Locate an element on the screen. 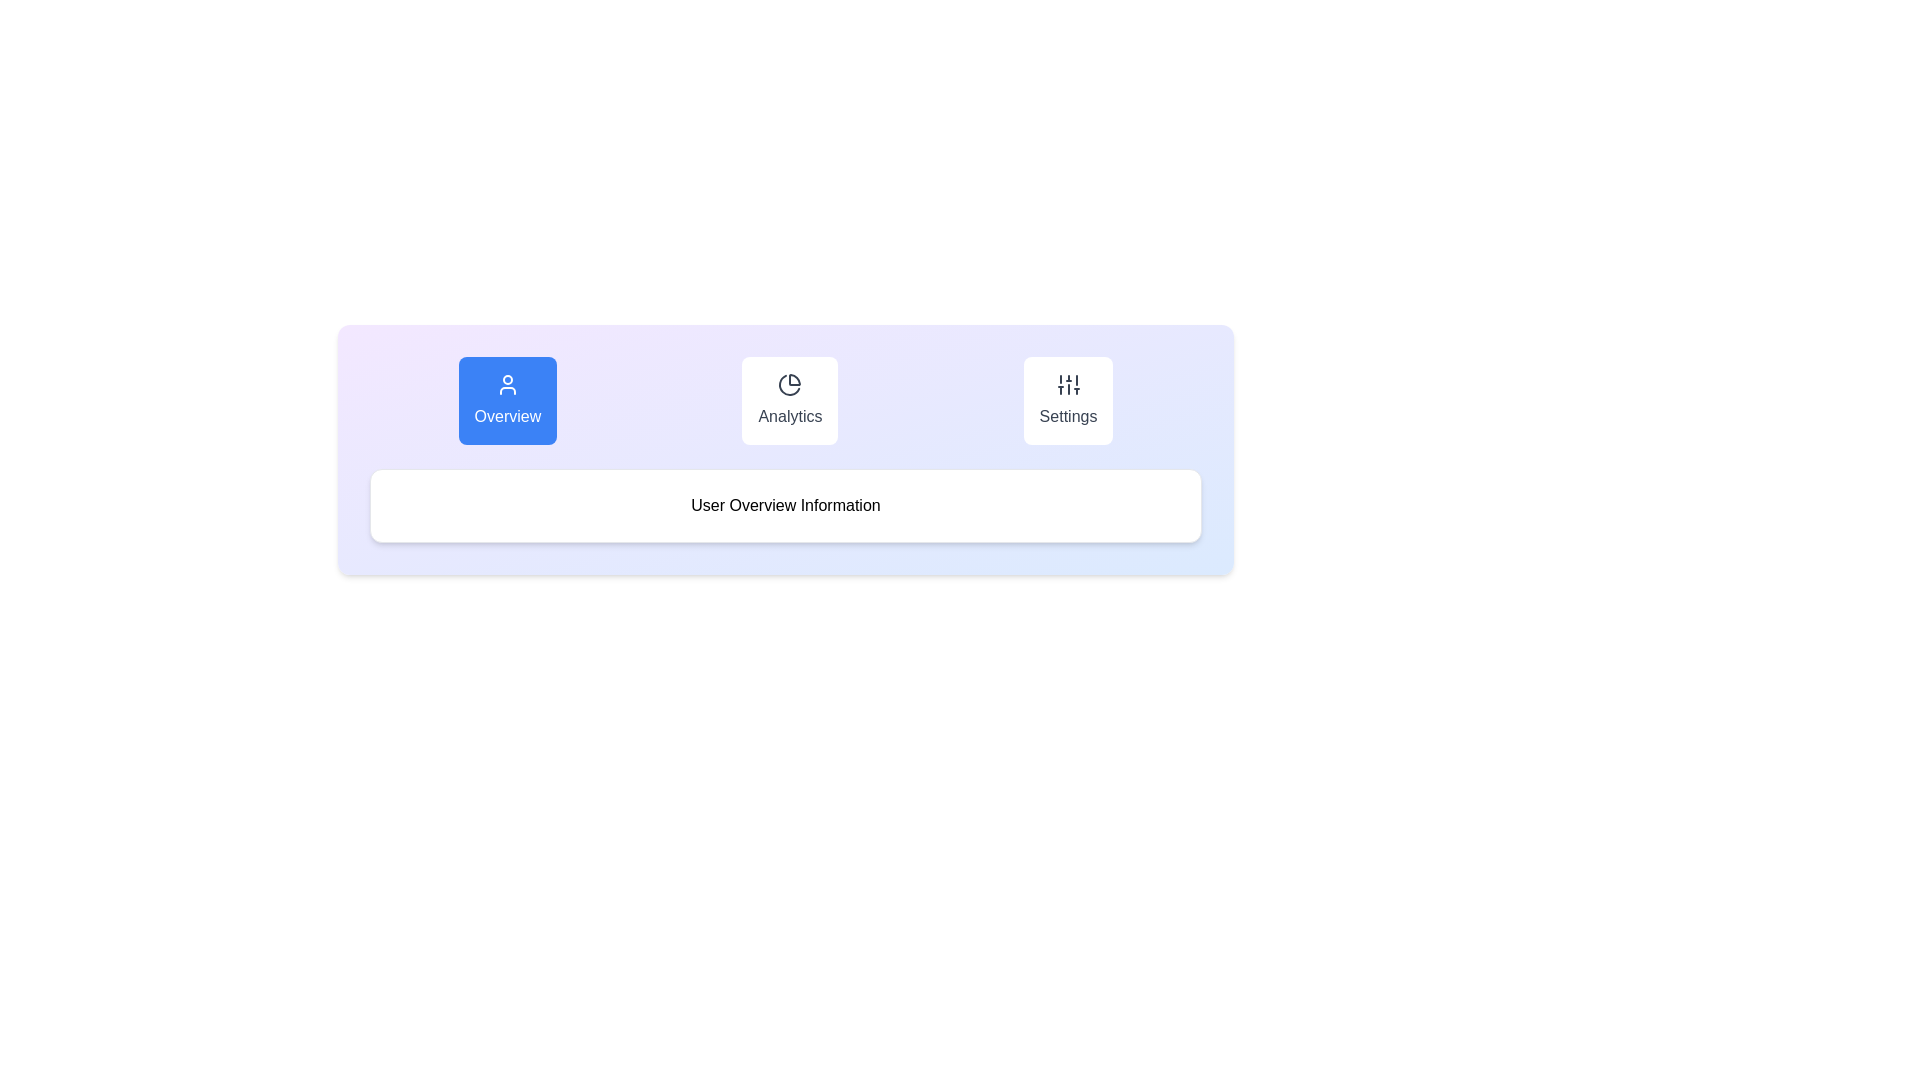  the Settings tab by clicking on its corresponding button is located at coordinates (1067, 401).